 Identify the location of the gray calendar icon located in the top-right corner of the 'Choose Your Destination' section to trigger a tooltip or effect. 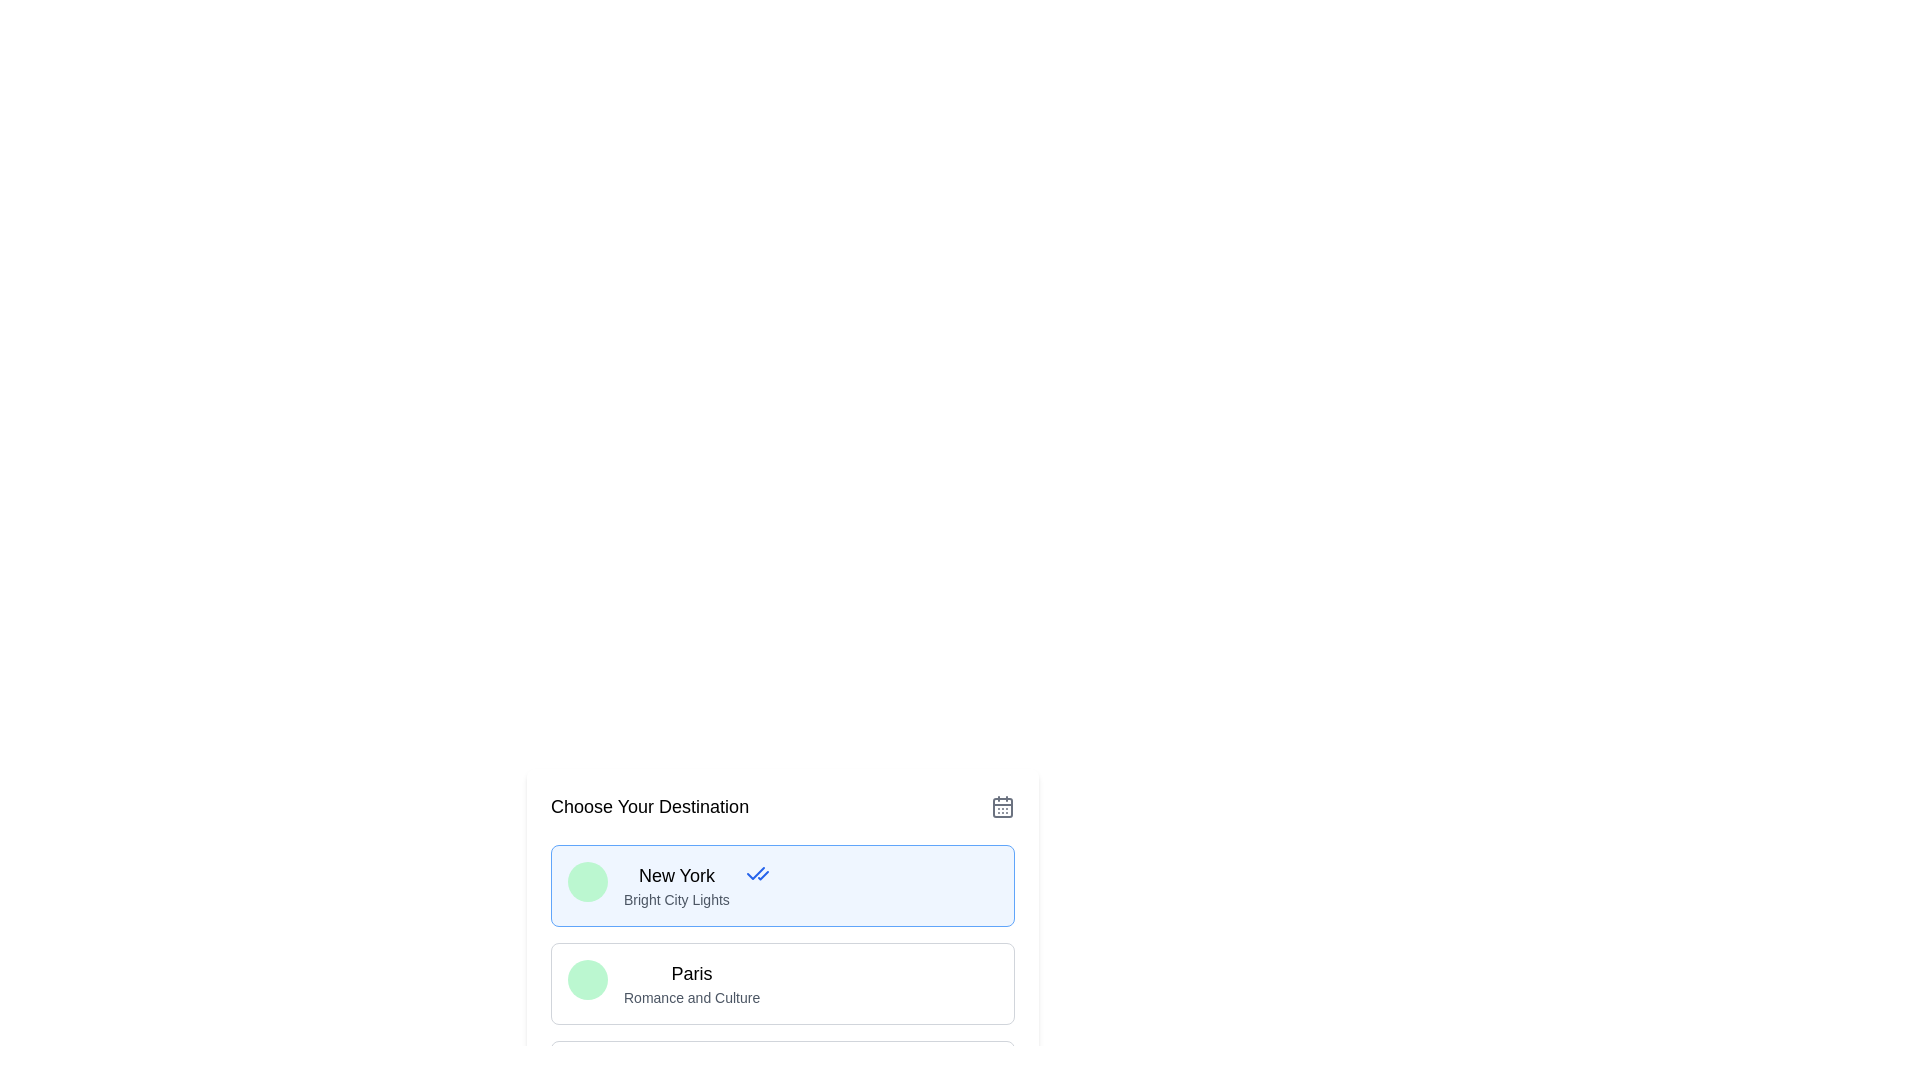
(1003, 805).